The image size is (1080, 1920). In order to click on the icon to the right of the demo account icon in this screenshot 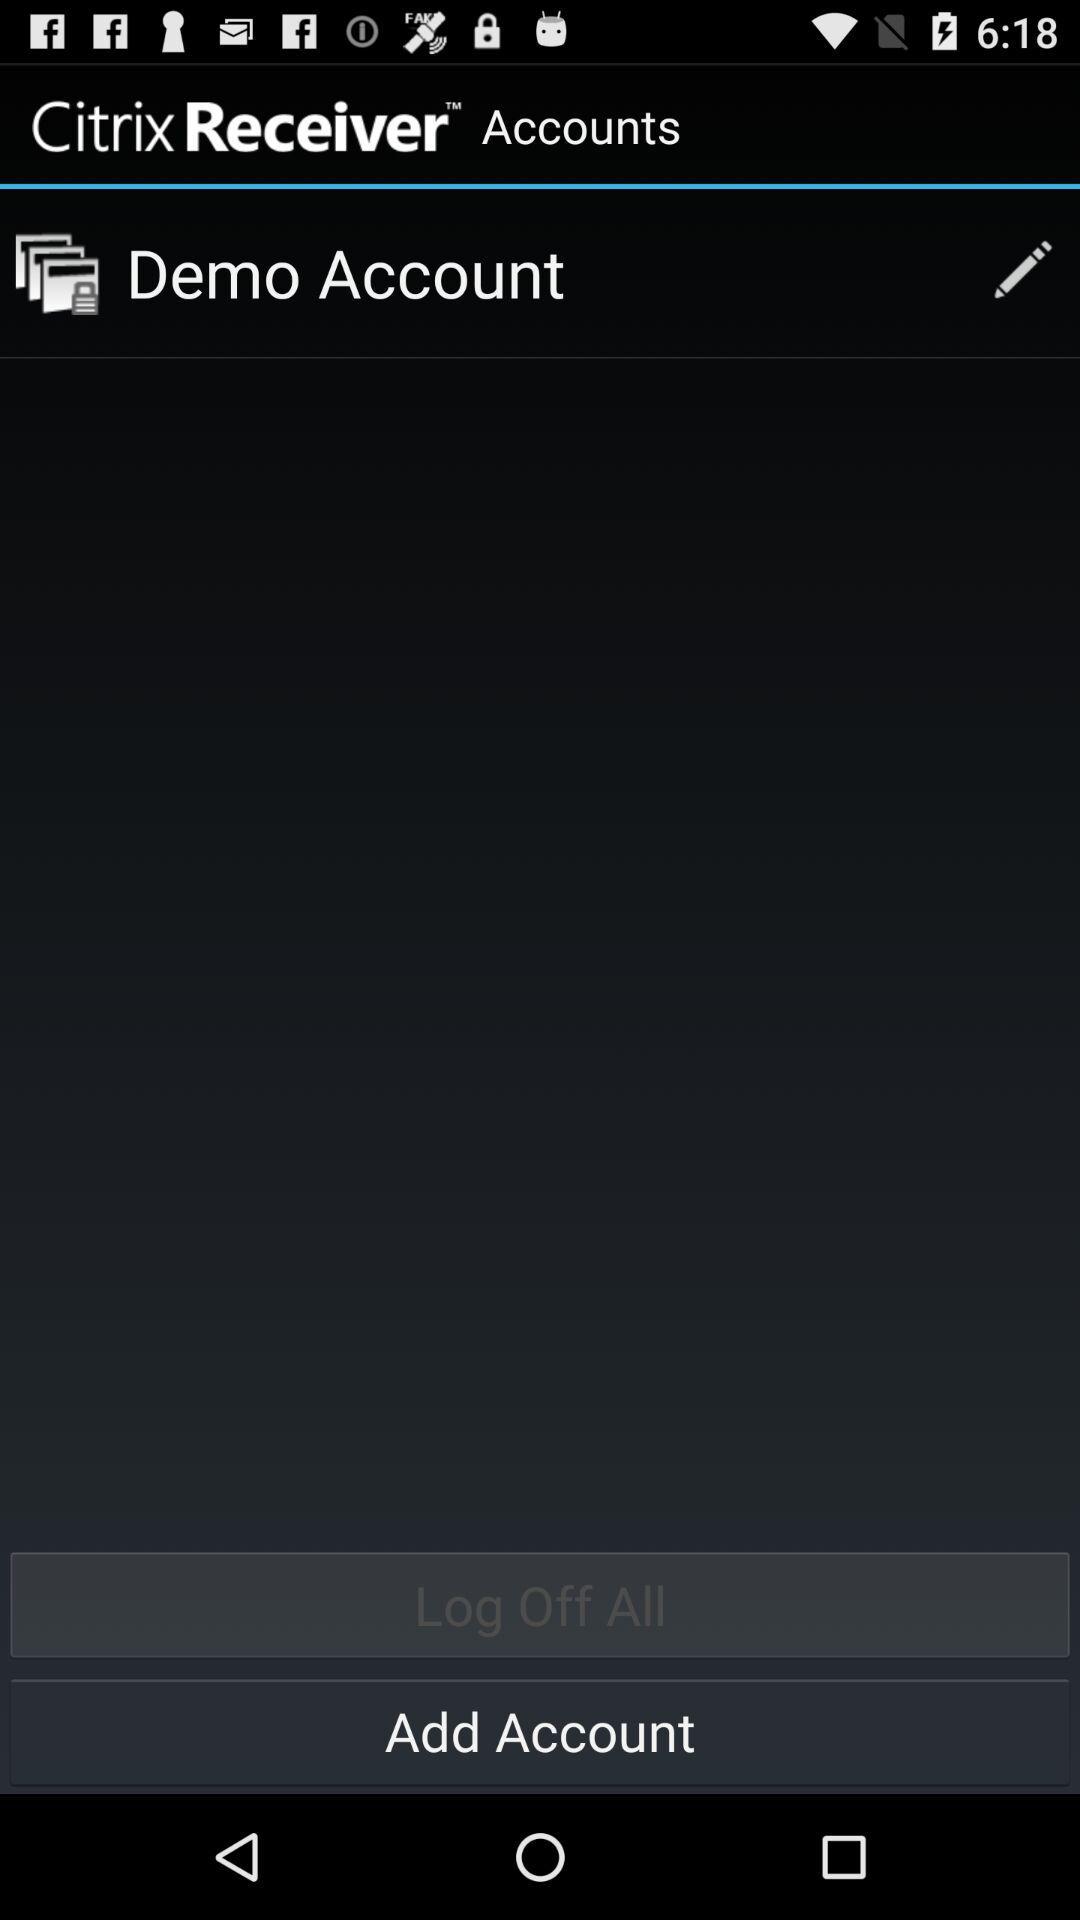, I will do `click(1012, 272)`.